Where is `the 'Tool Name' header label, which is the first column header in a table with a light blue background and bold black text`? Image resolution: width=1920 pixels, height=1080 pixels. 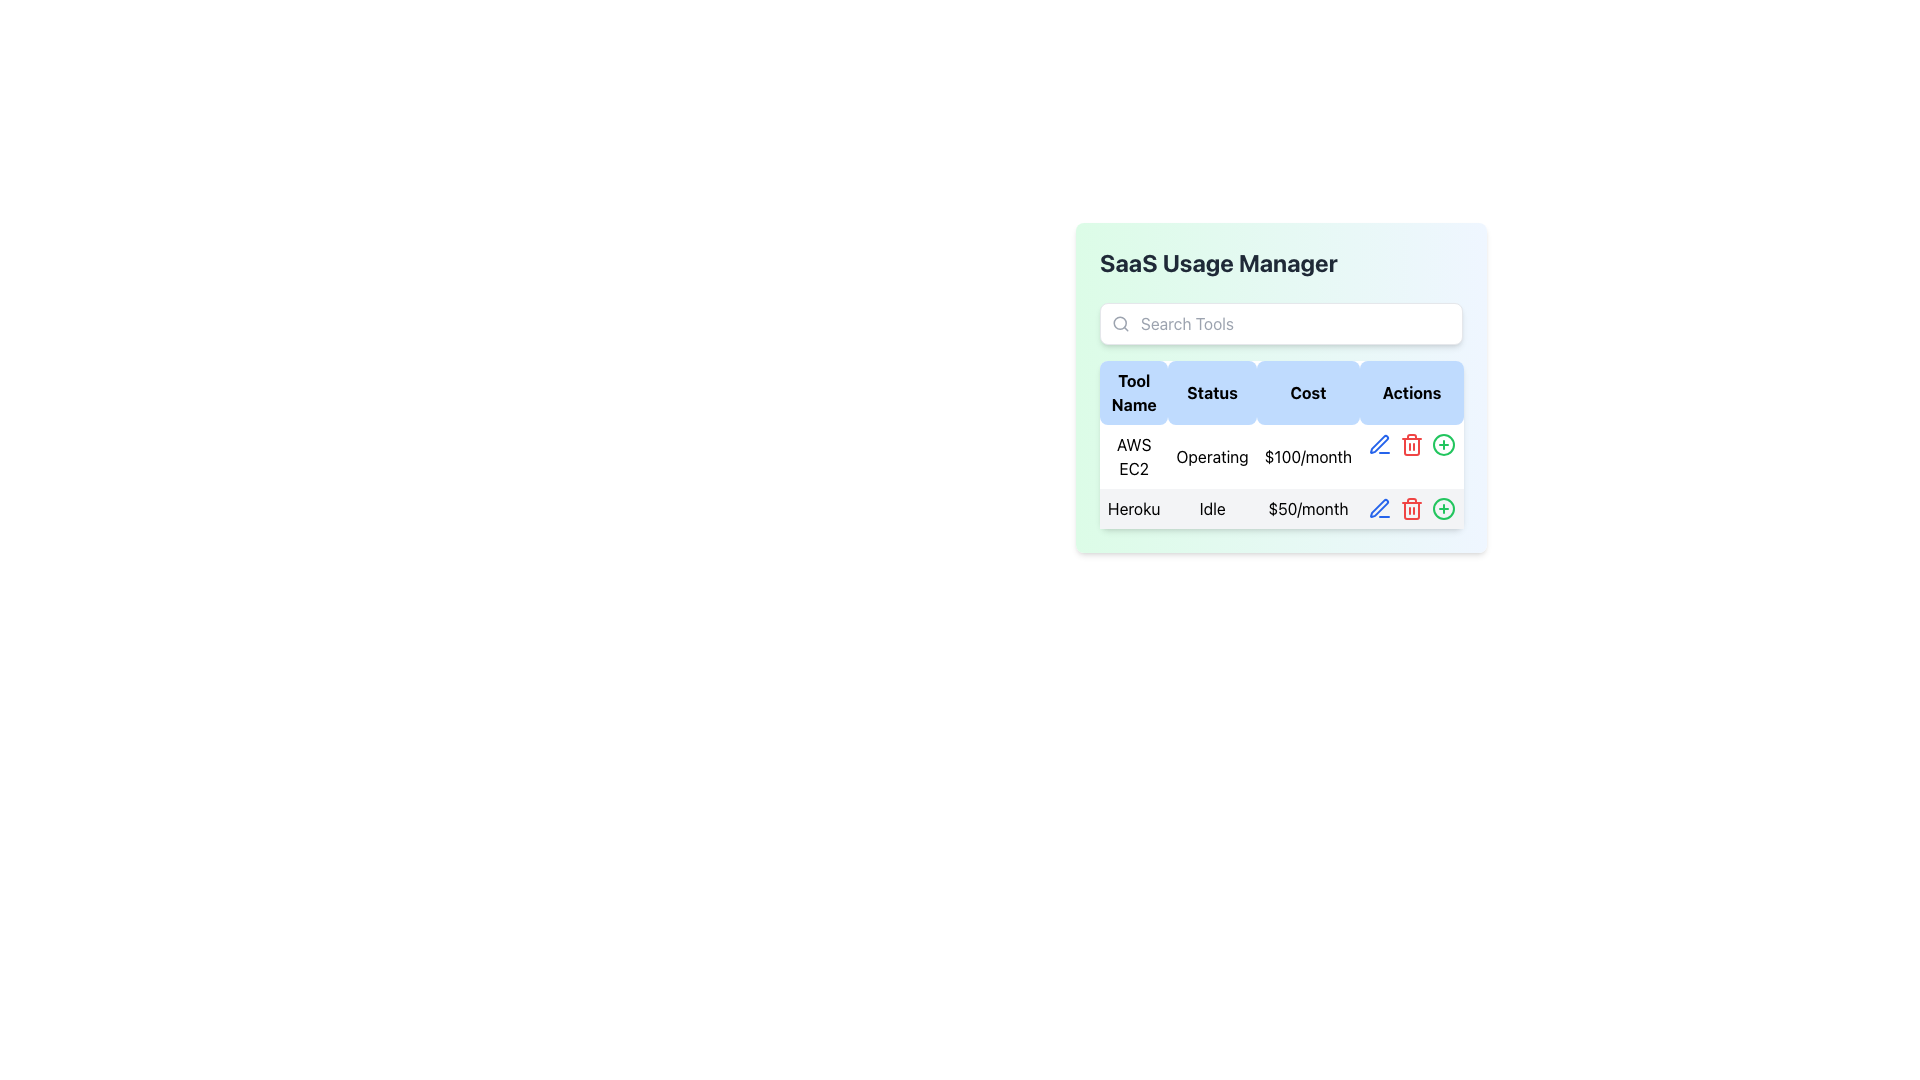
the 'Tool Name' header label, which is the first column header in a table with a light blue background and bold black text is located at coordinates (1134, 393).